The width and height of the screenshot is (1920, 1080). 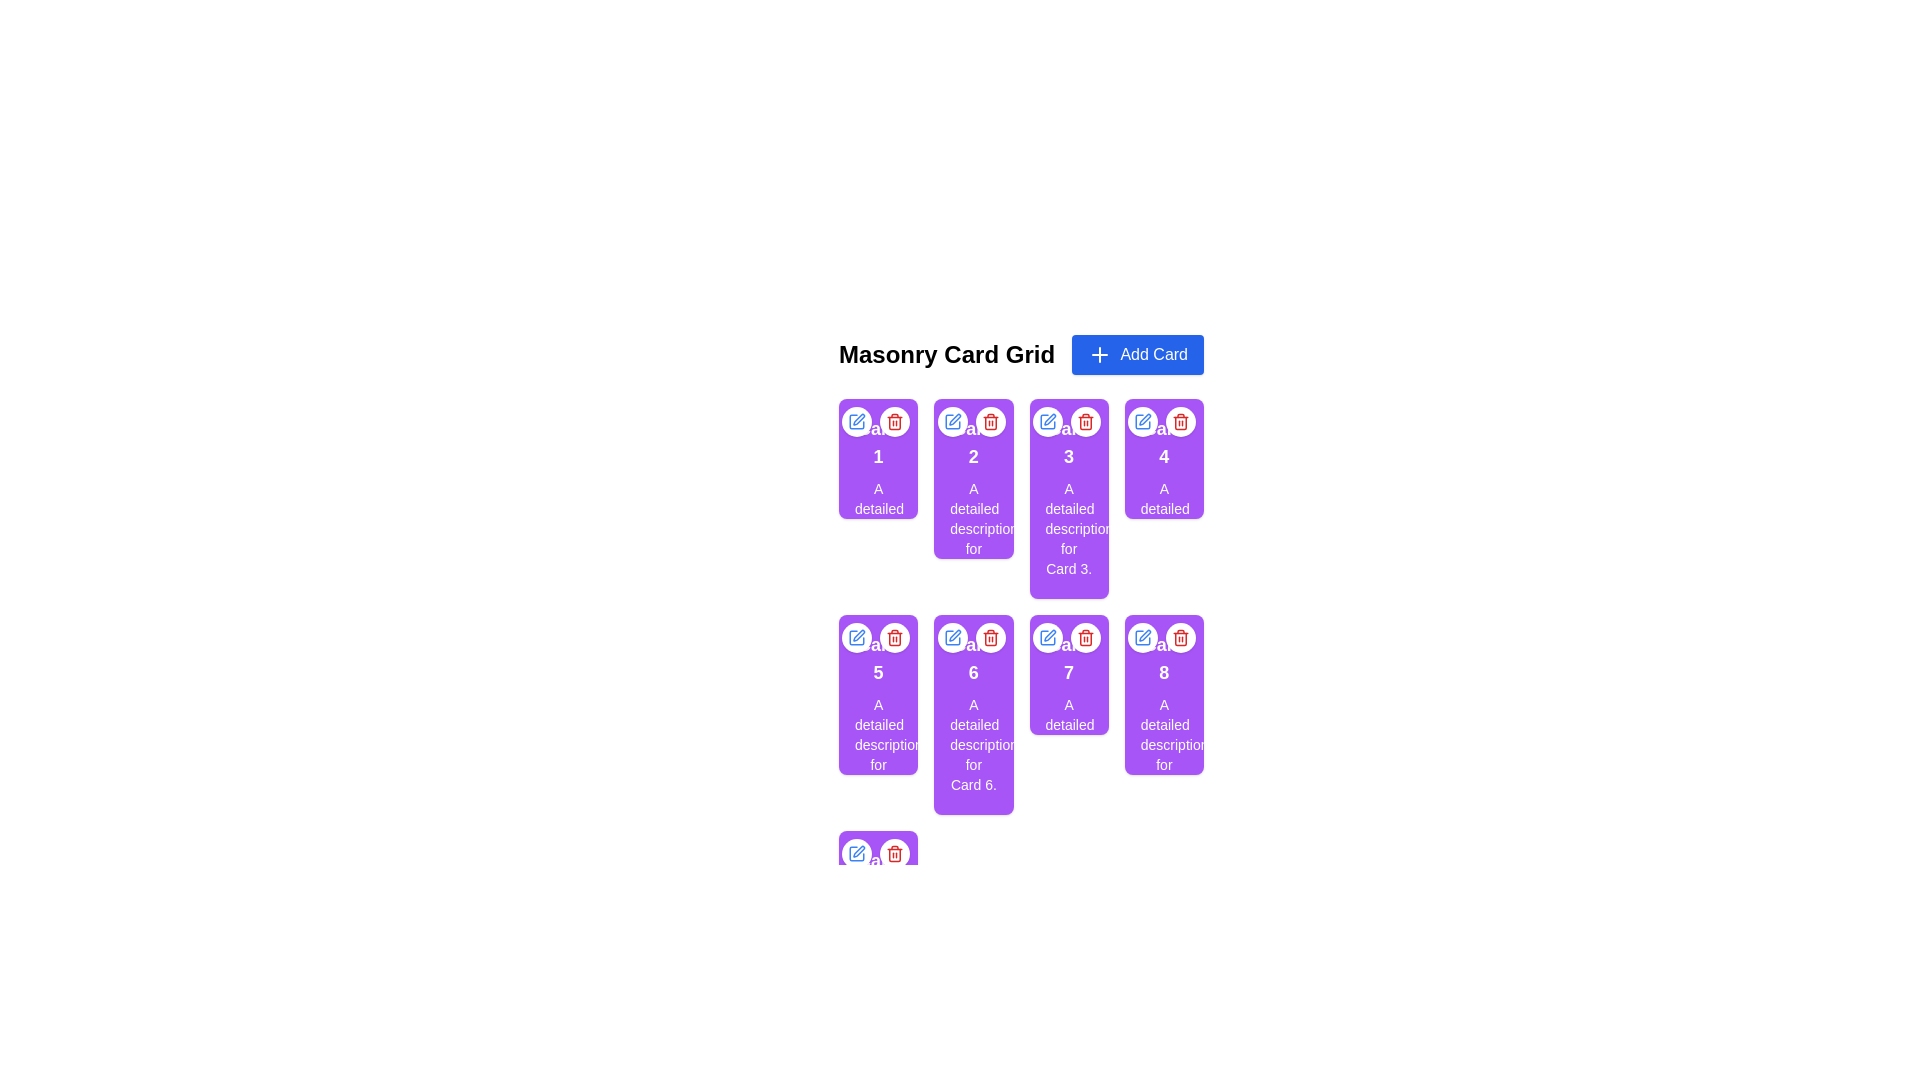 What do you see at coordinates (1068, 675) in the screenshot?
I see `the delete button of 'Card 7' located in the third column and second row of the masonry card grid` at bounding box center [1068, 675].